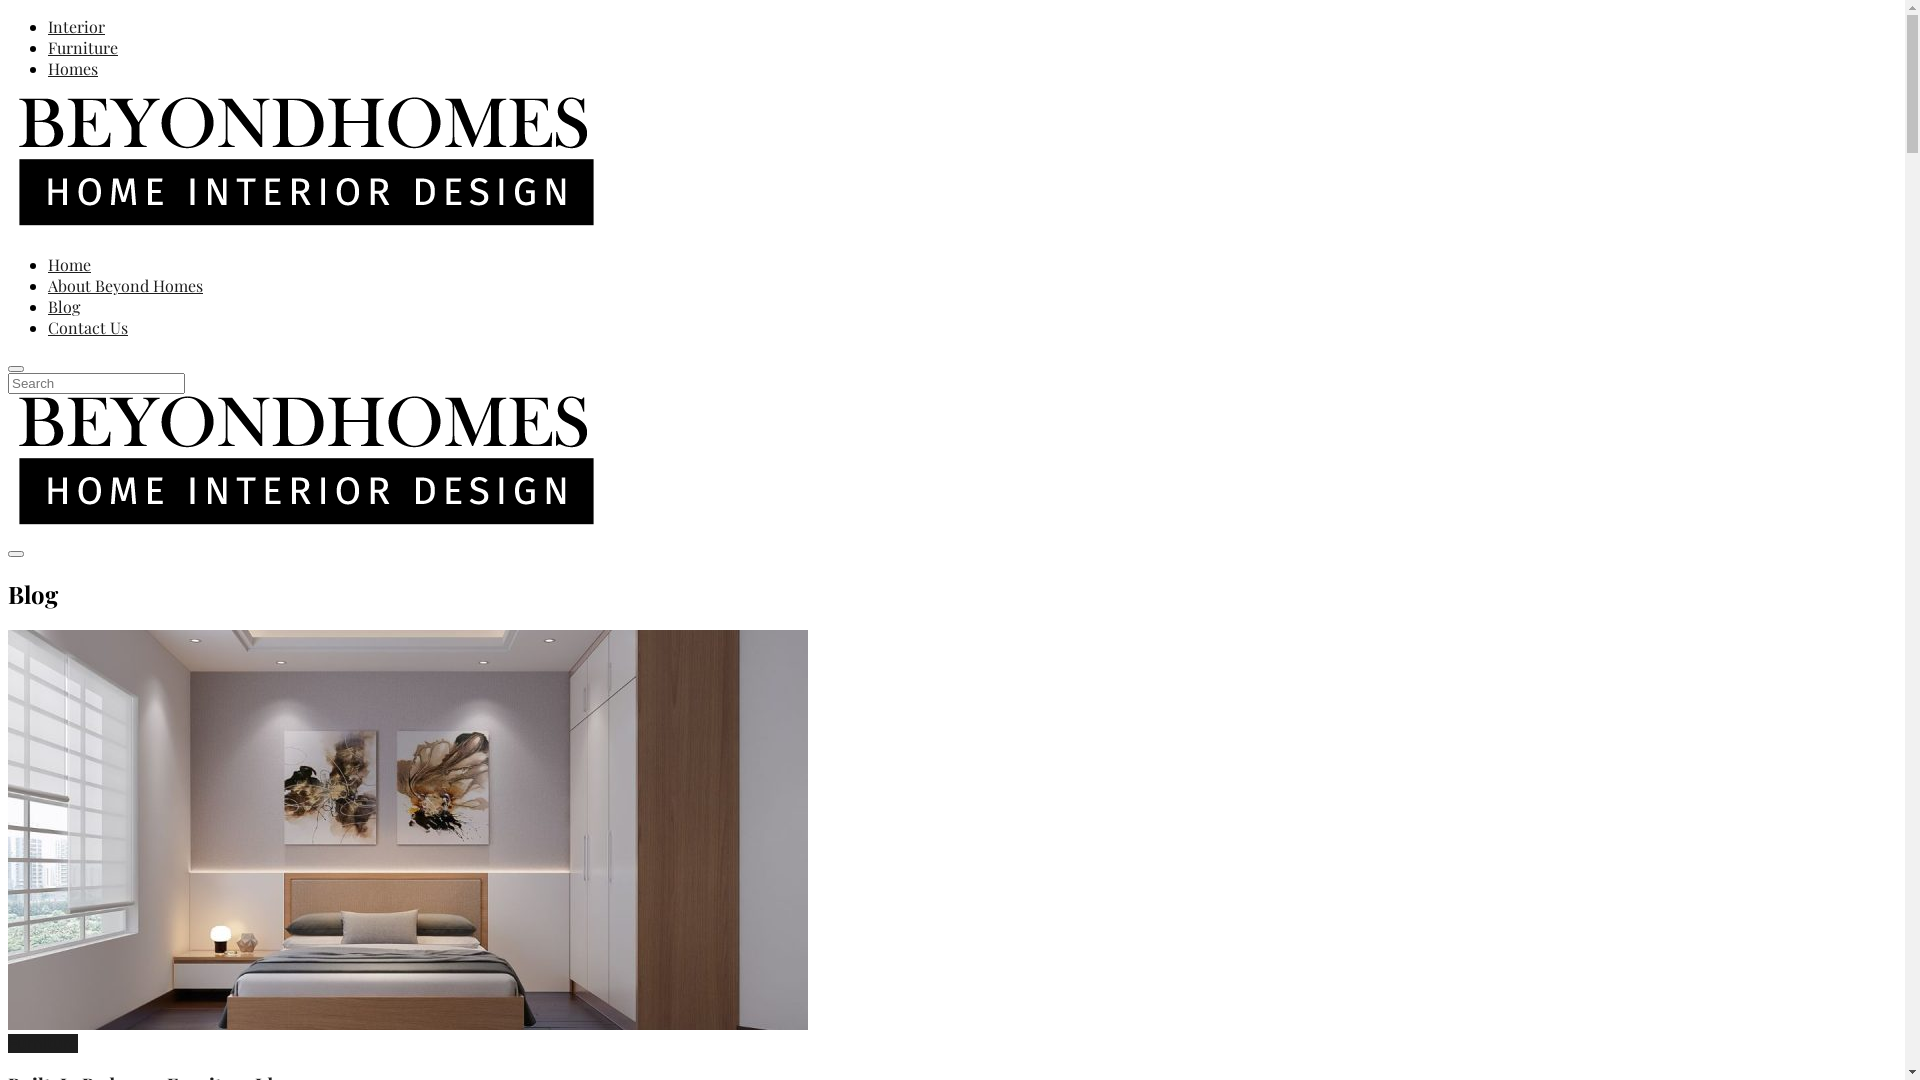 This screenshot has height=1080, width=1920. Describe the element at coordinates (76, 26) in the screenshot. I see `'Interior'` at that location.